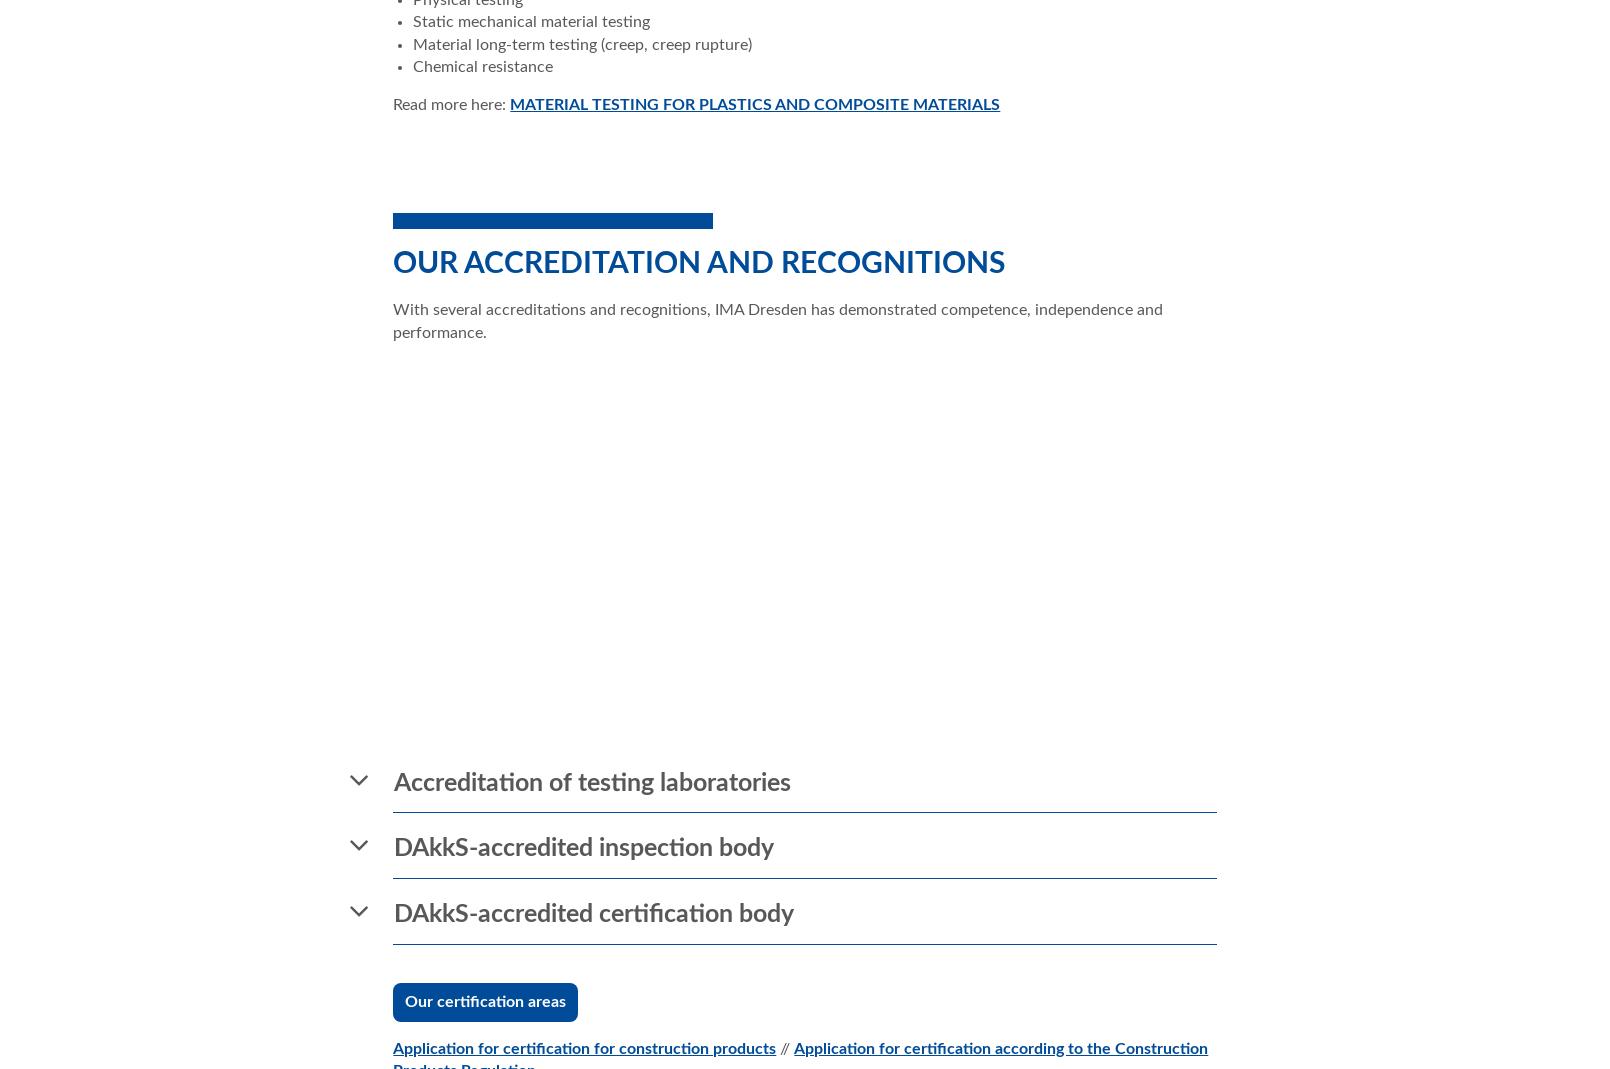 This screenshot has width=1610, height=1069. I want to click on 'Material long-term testing (creep, creep rupture)', so click(582, 43).